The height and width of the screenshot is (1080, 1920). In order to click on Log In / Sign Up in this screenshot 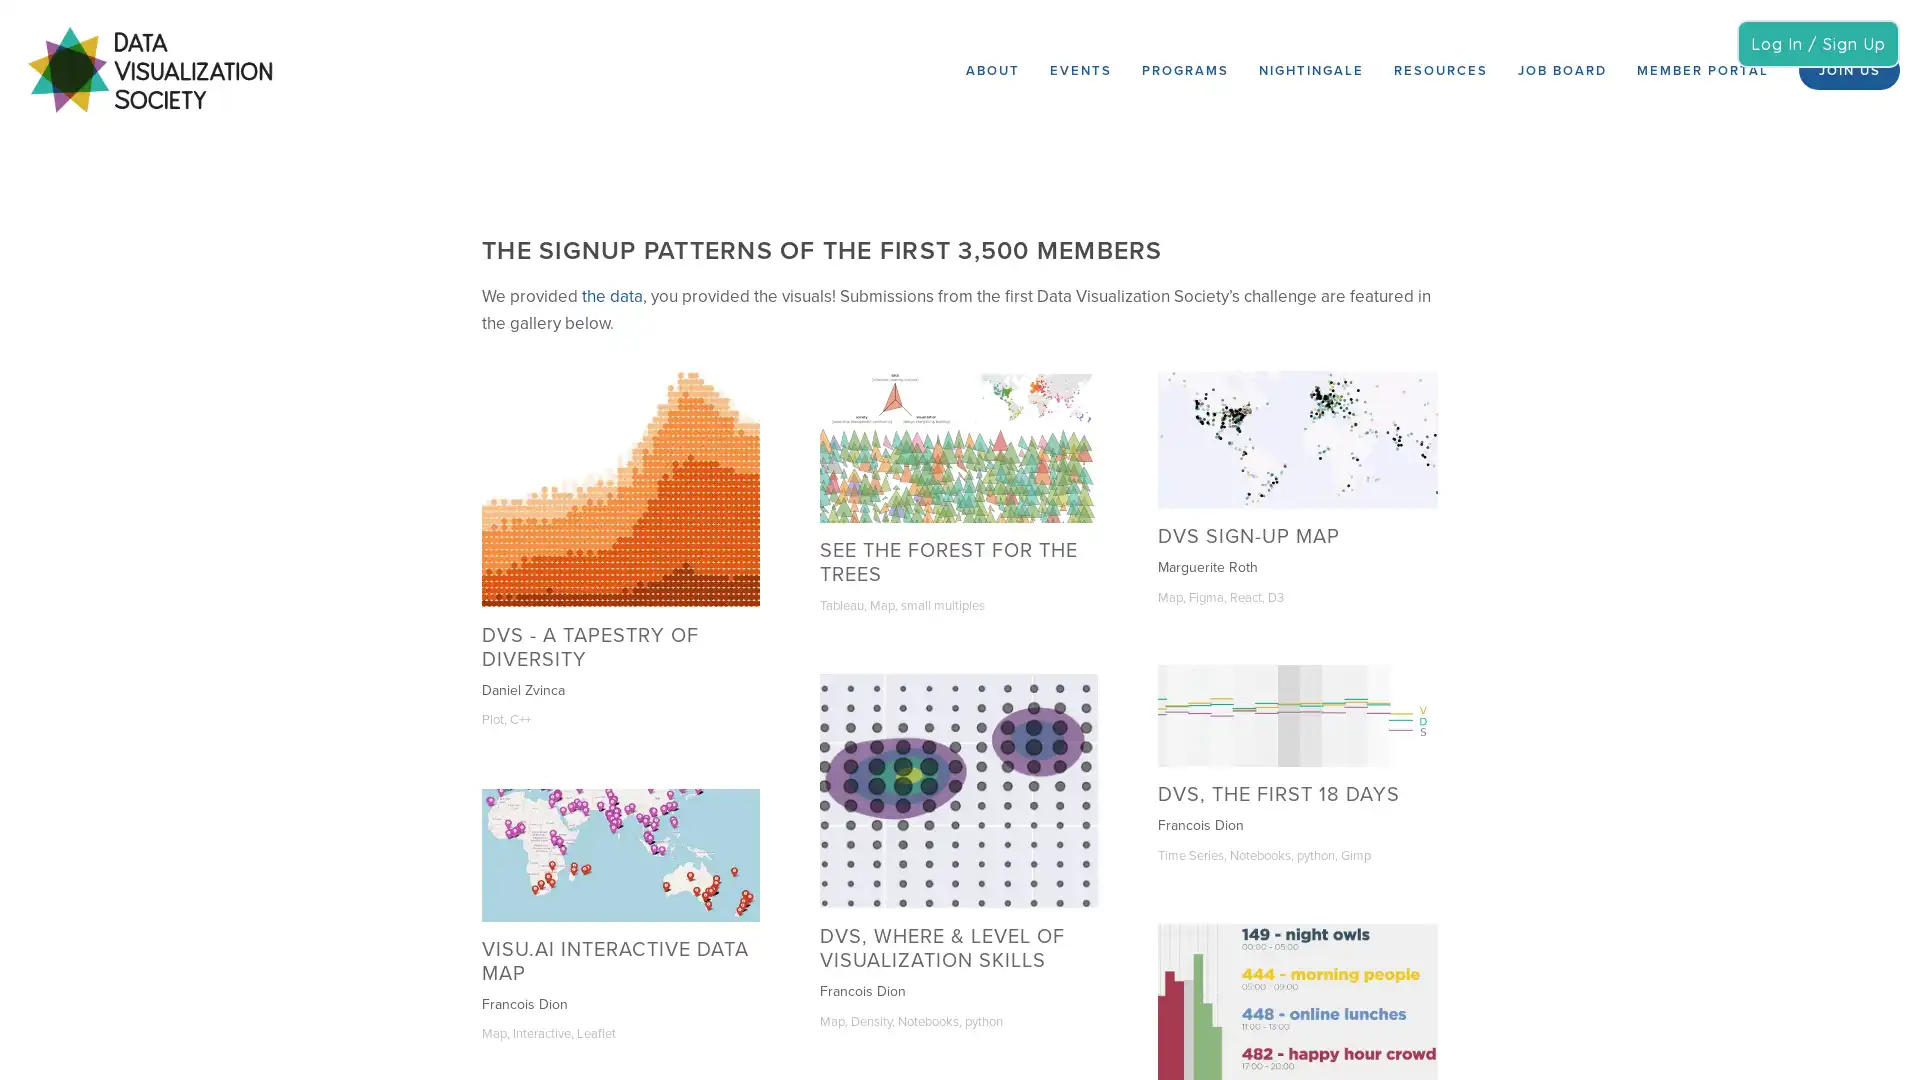, I will do `click(1818, 43)`.